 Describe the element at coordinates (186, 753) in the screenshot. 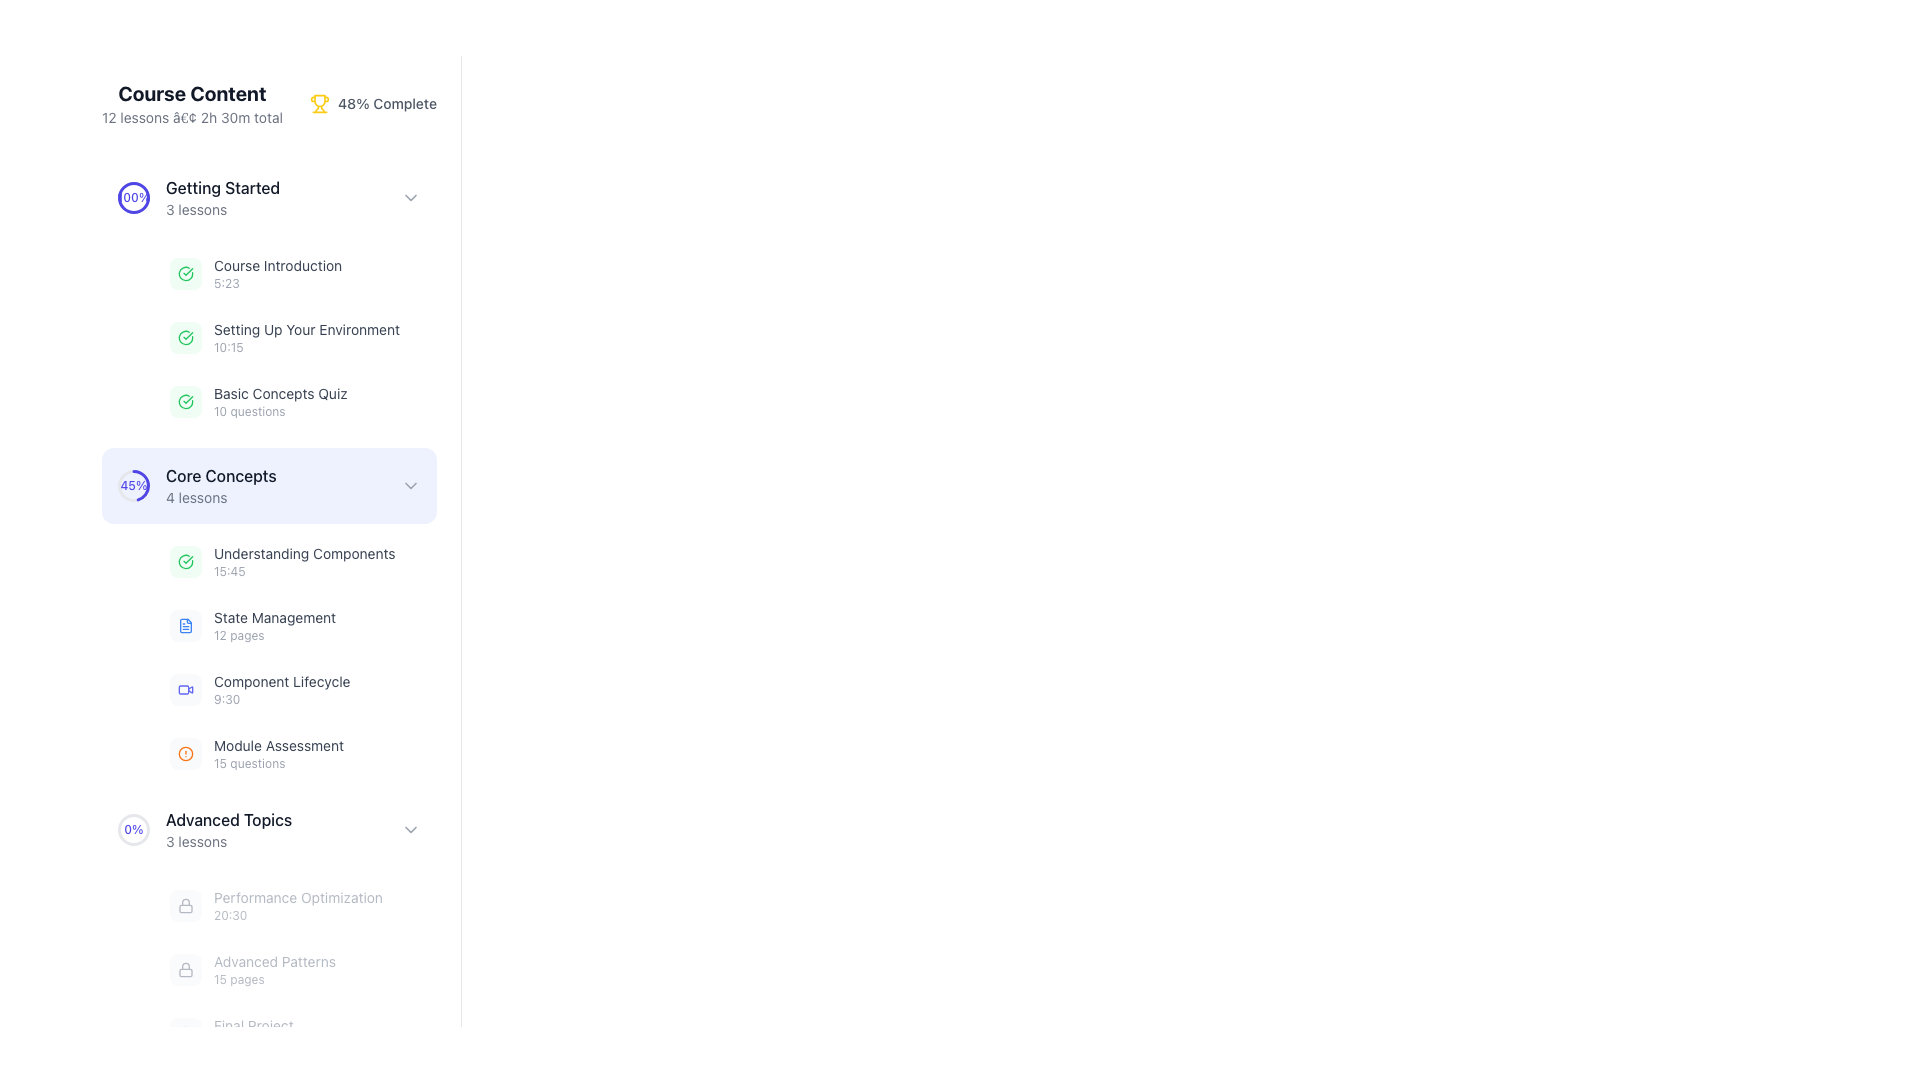

I see `the graphical circle icon, which serves as a visual marker within an alert or warning icon in the sidebar panel` at that location.